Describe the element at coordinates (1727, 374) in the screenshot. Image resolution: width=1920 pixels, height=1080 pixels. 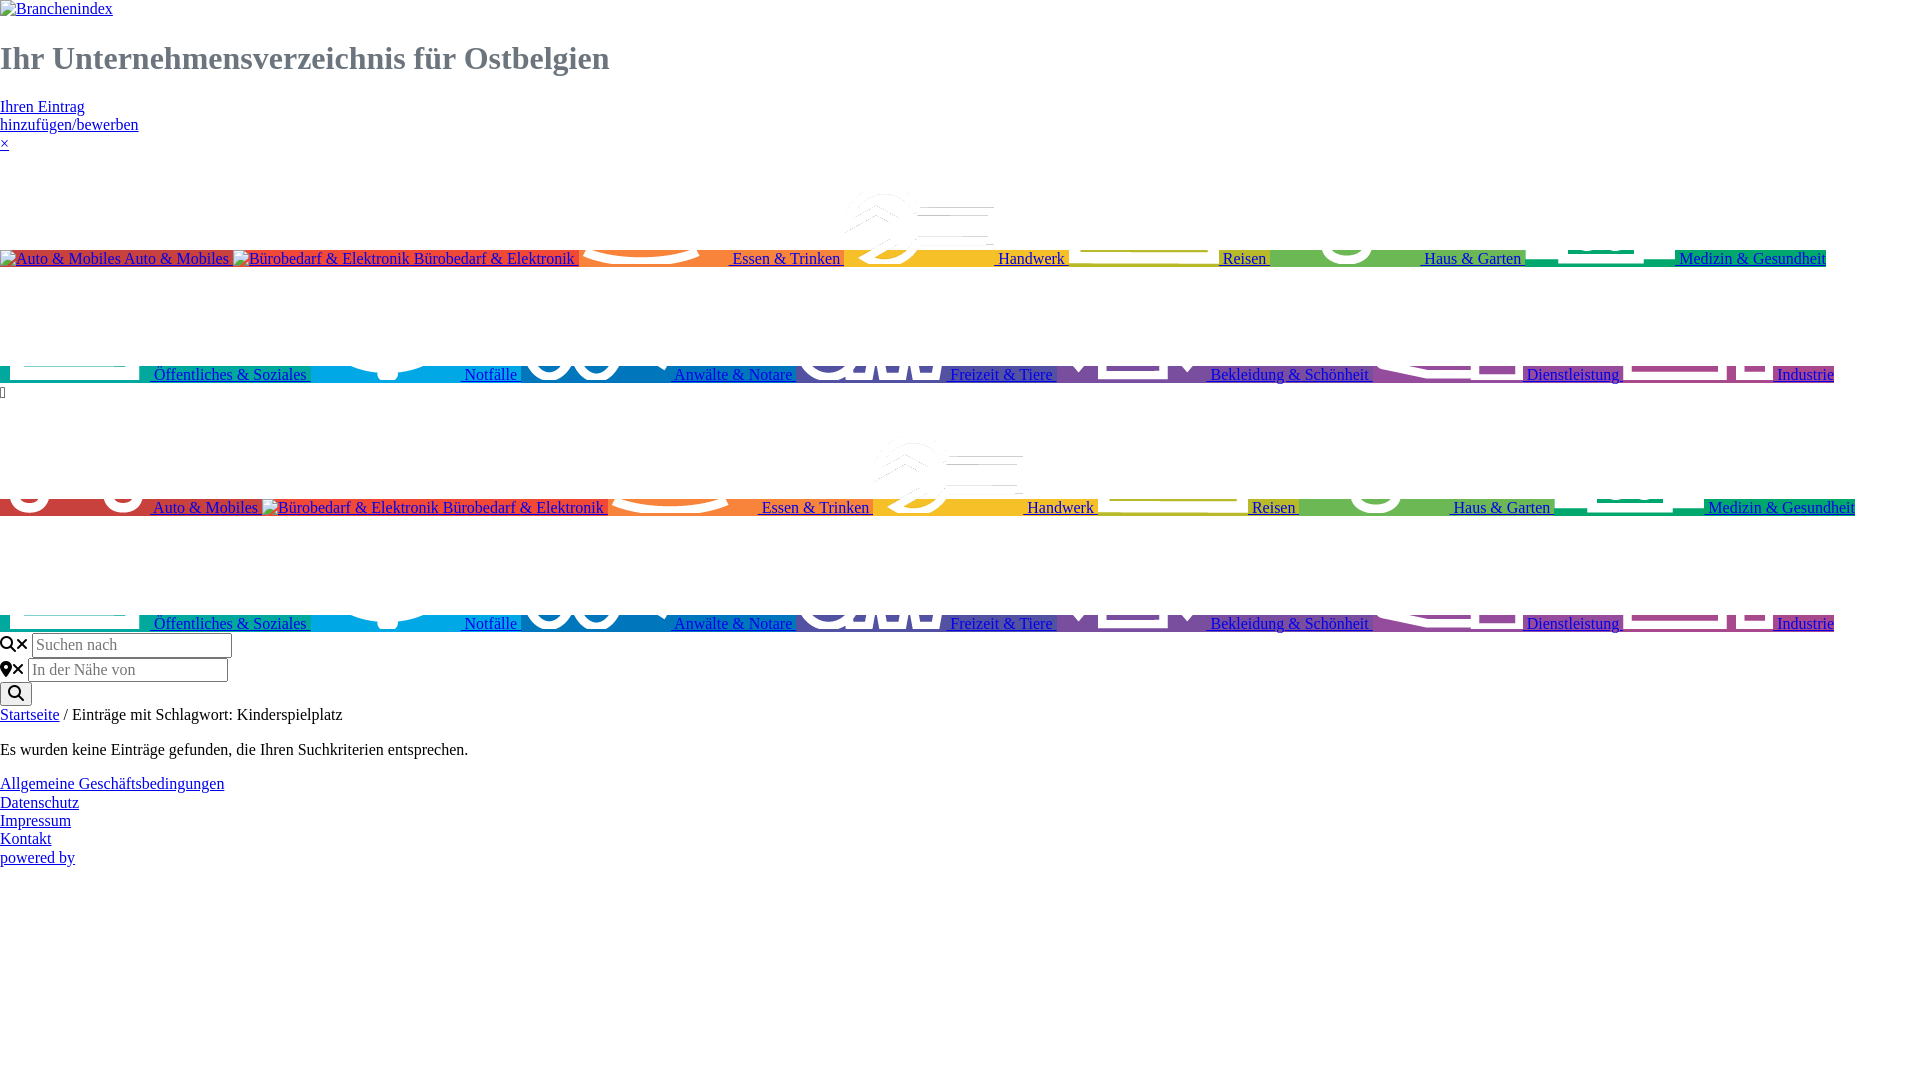
I see `'Industrie'` at that location.